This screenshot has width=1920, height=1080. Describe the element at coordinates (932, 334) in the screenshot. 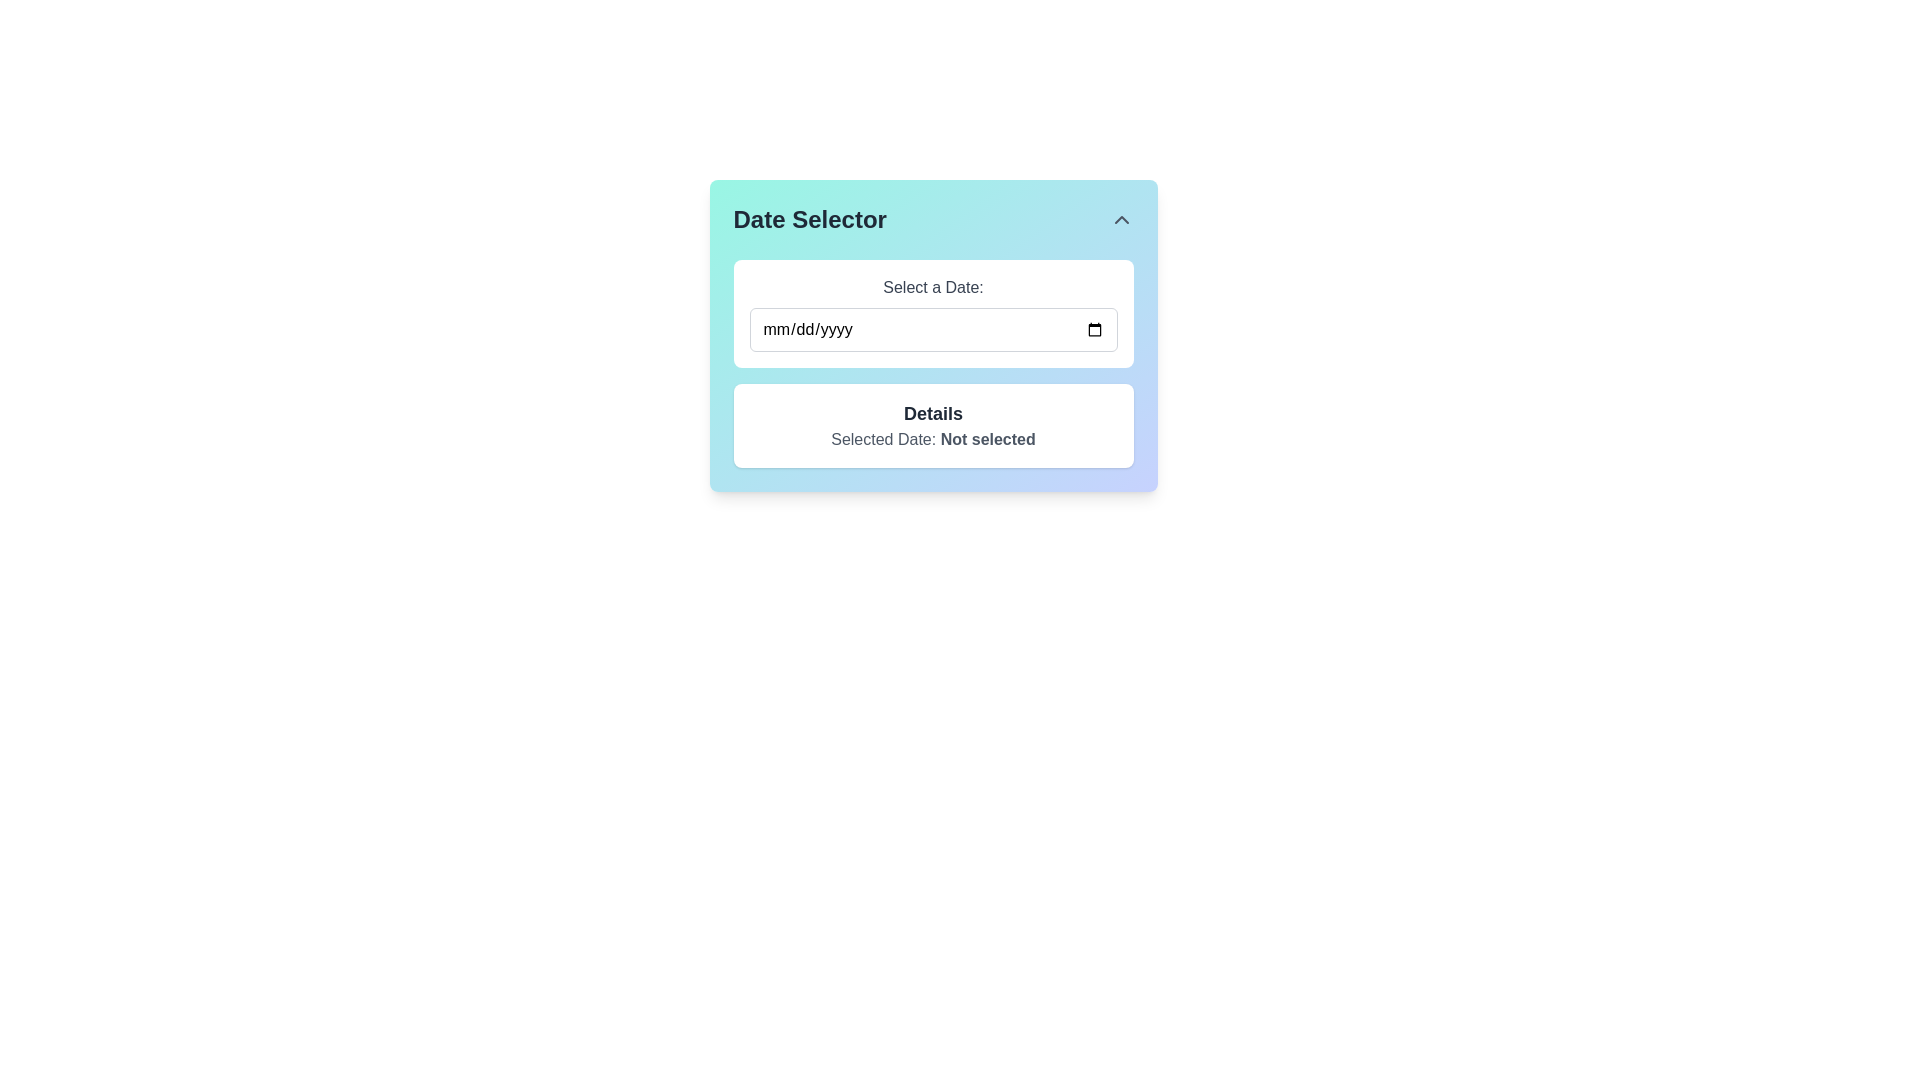

I see `the date input within the Interactive date selection panel, which has a gradient background and is labeled 'Date Selector'` at that location.